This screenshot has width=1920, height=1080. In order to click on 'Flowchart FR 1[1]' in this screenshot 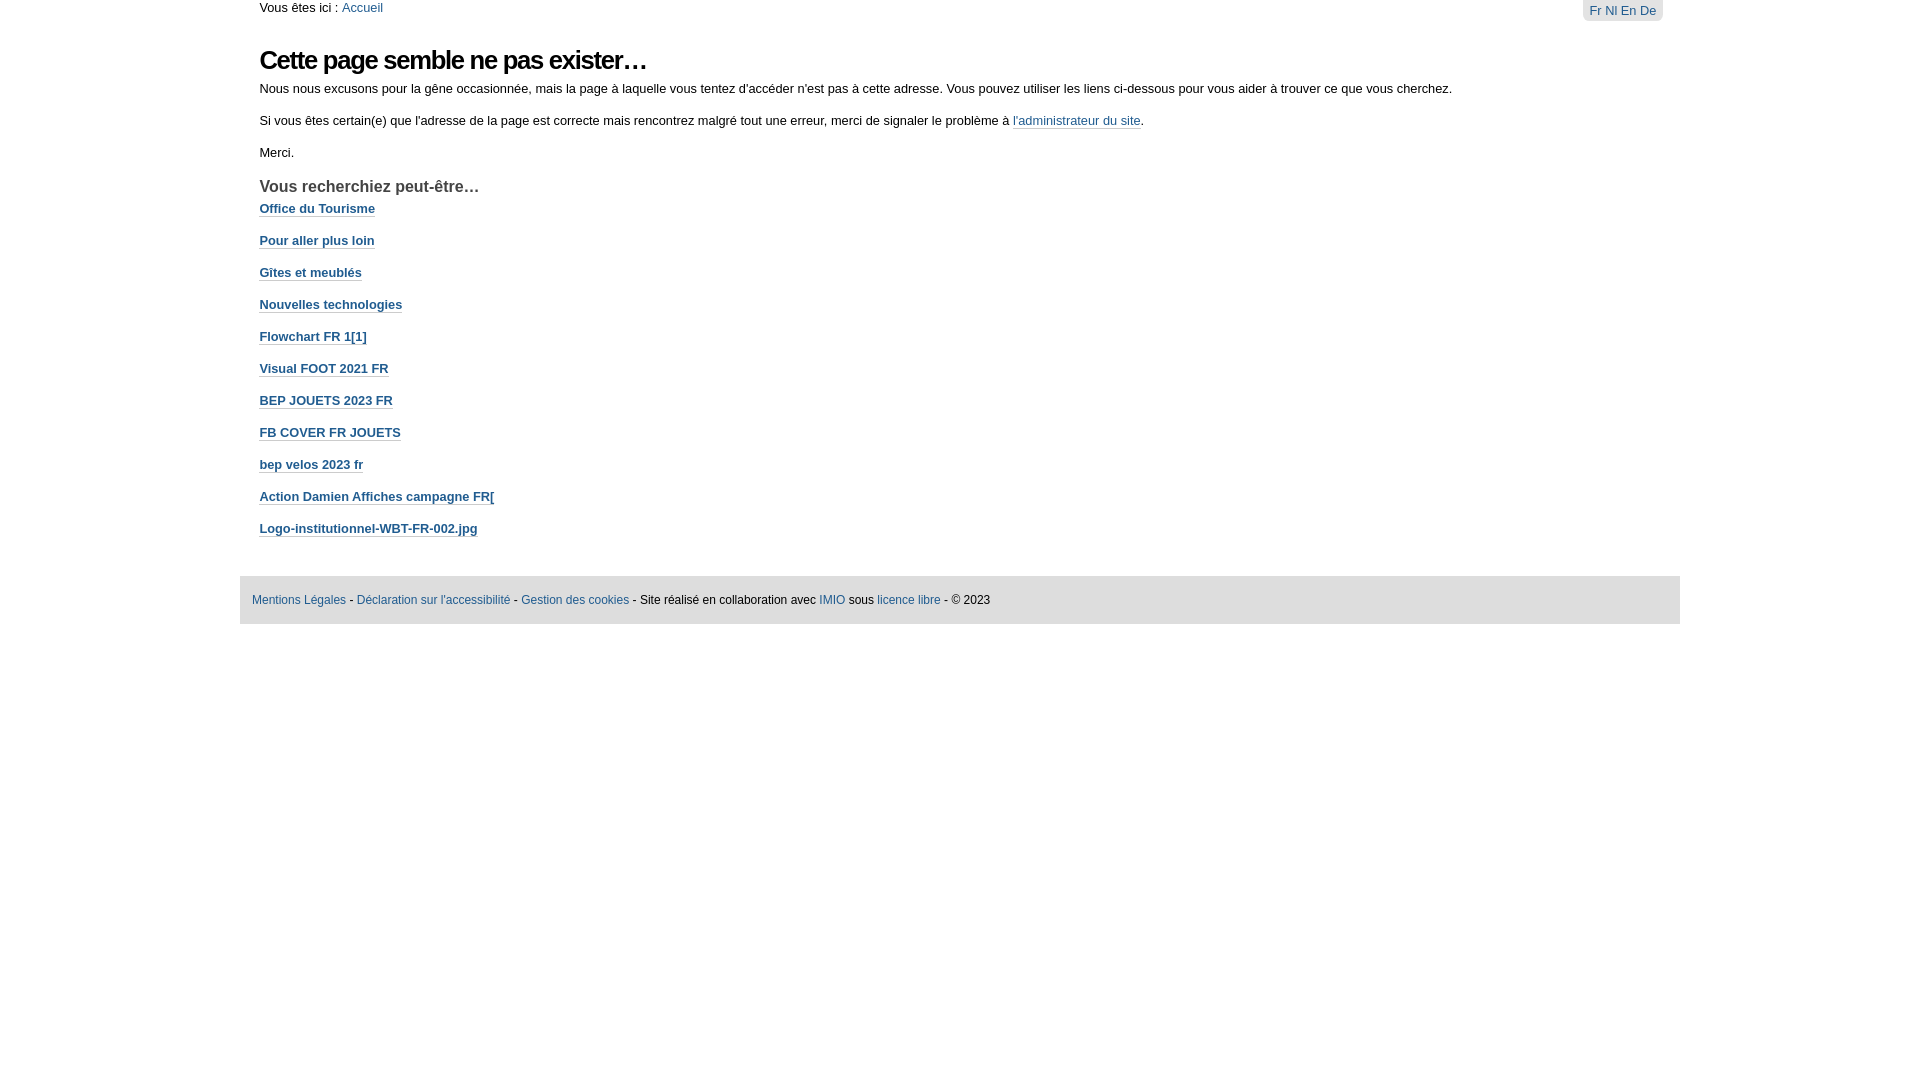, I will do `click(311, 335)`.